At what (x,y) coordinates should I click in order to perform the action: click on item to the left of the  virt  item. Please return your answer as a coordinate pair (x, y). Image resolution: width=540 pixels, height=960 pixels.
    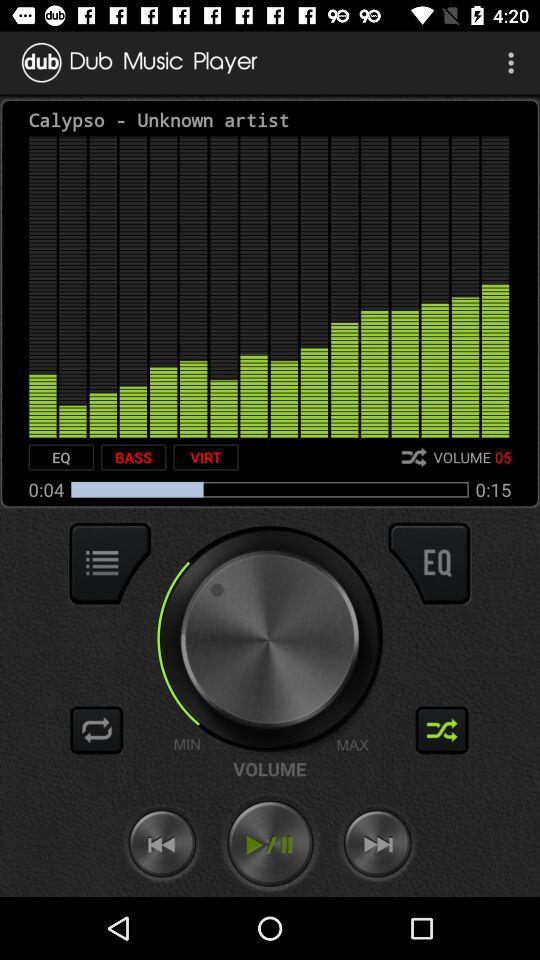
    Looking at the image, I should click on (133, 457).